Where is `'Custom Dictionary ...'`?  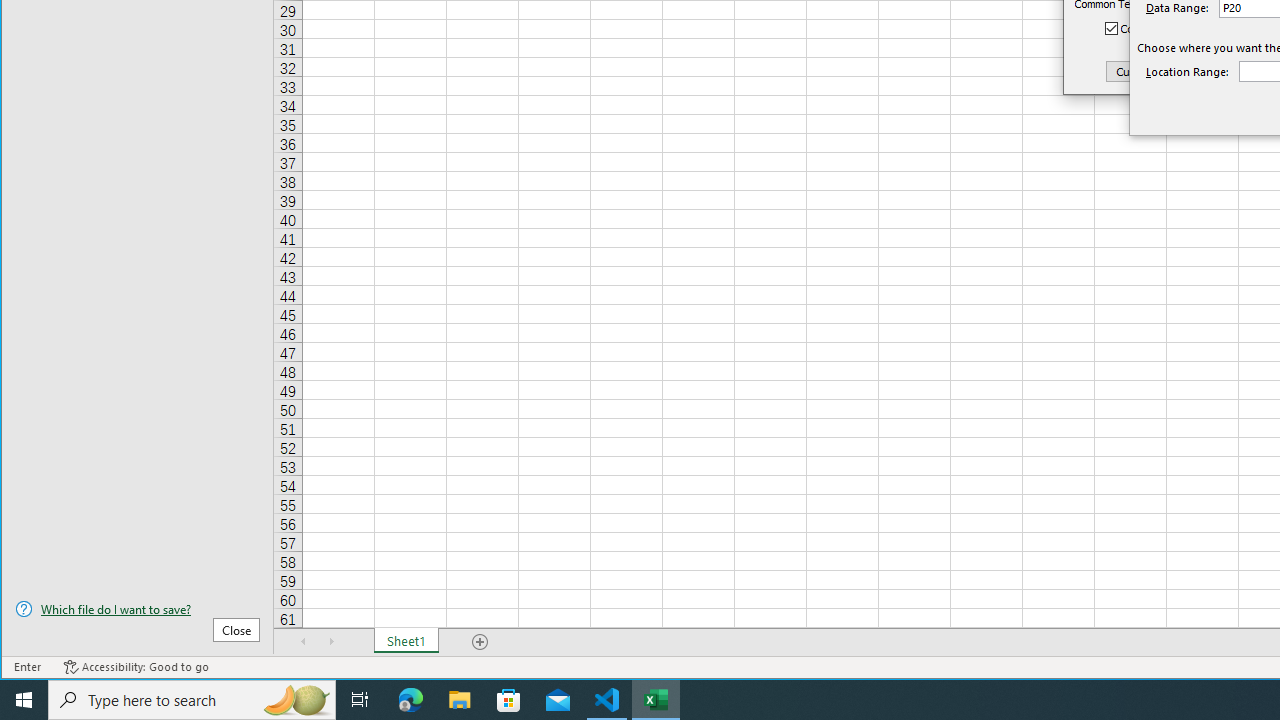
'Custom Dictionary ...' is located at coordinates (1168, 70).